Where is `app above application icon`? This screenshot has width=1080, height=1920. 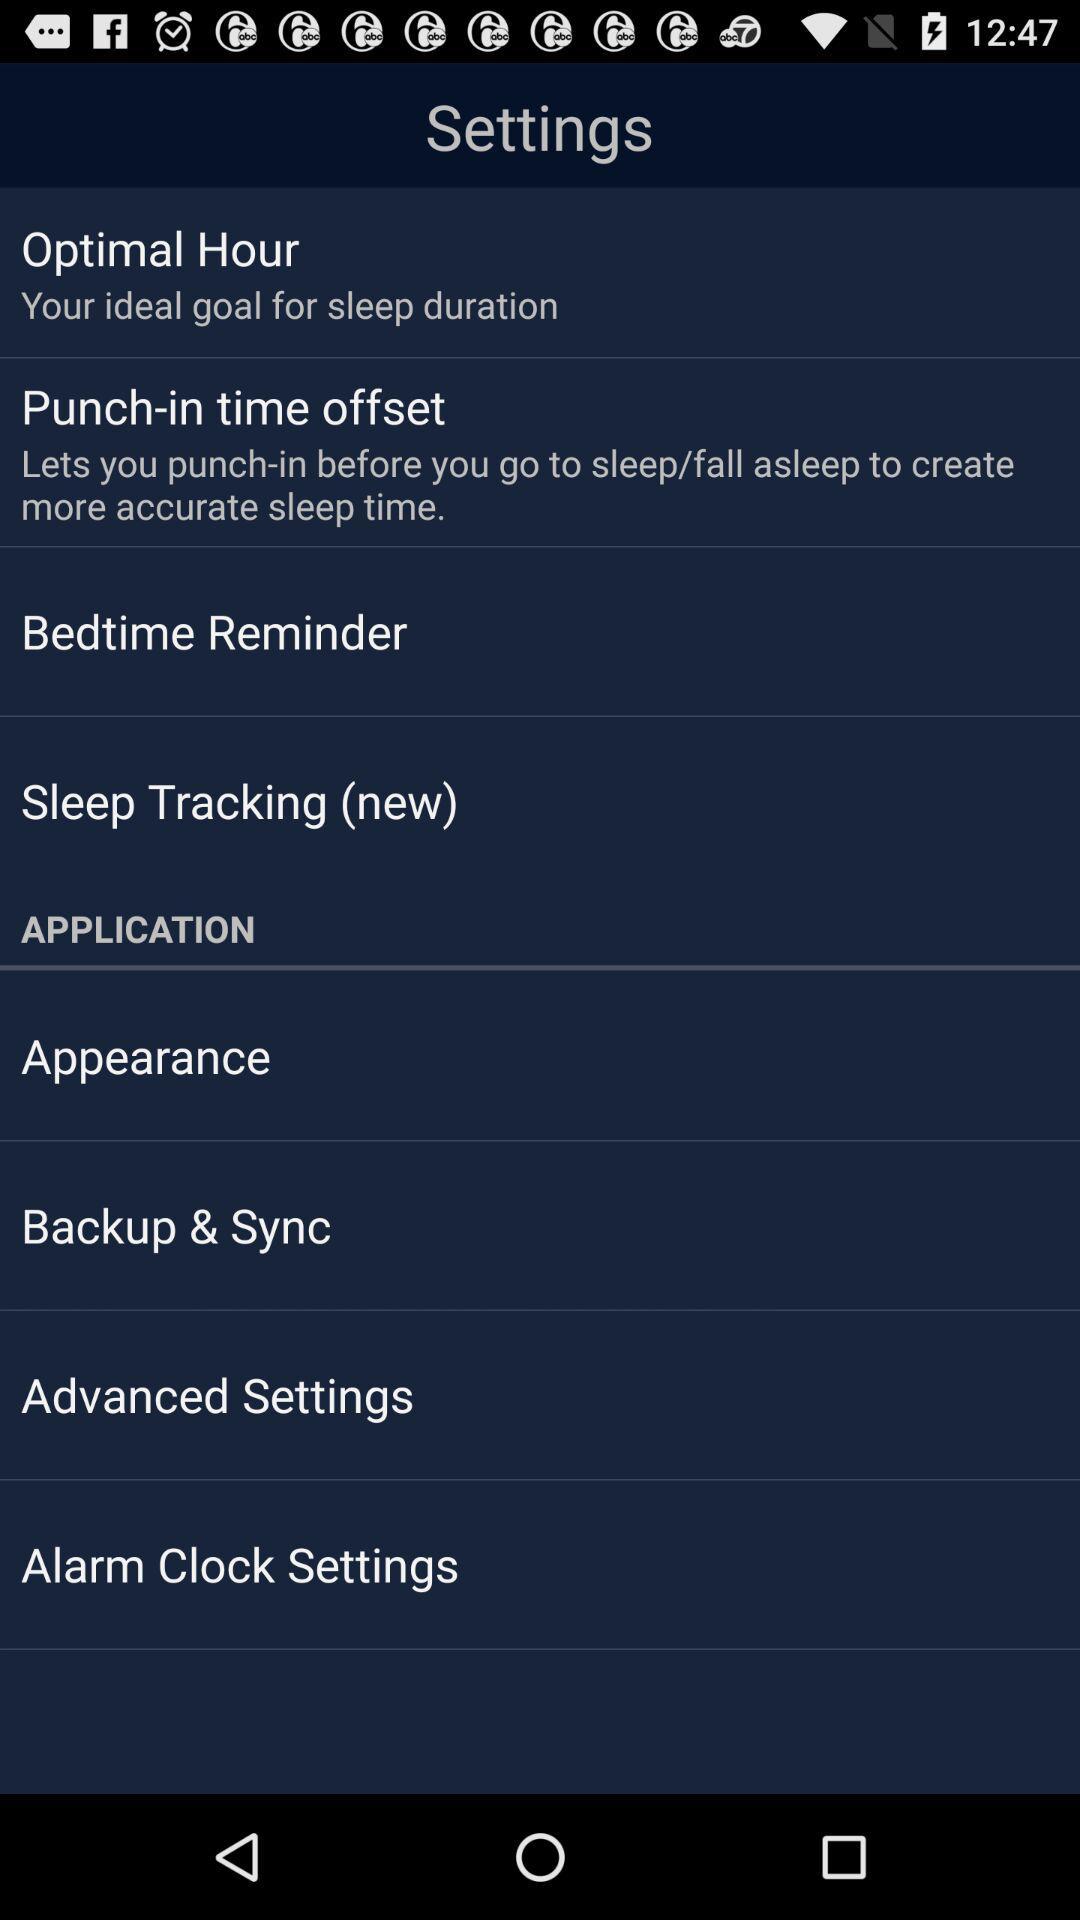 app above application icon is located at coordinates (238, 800).